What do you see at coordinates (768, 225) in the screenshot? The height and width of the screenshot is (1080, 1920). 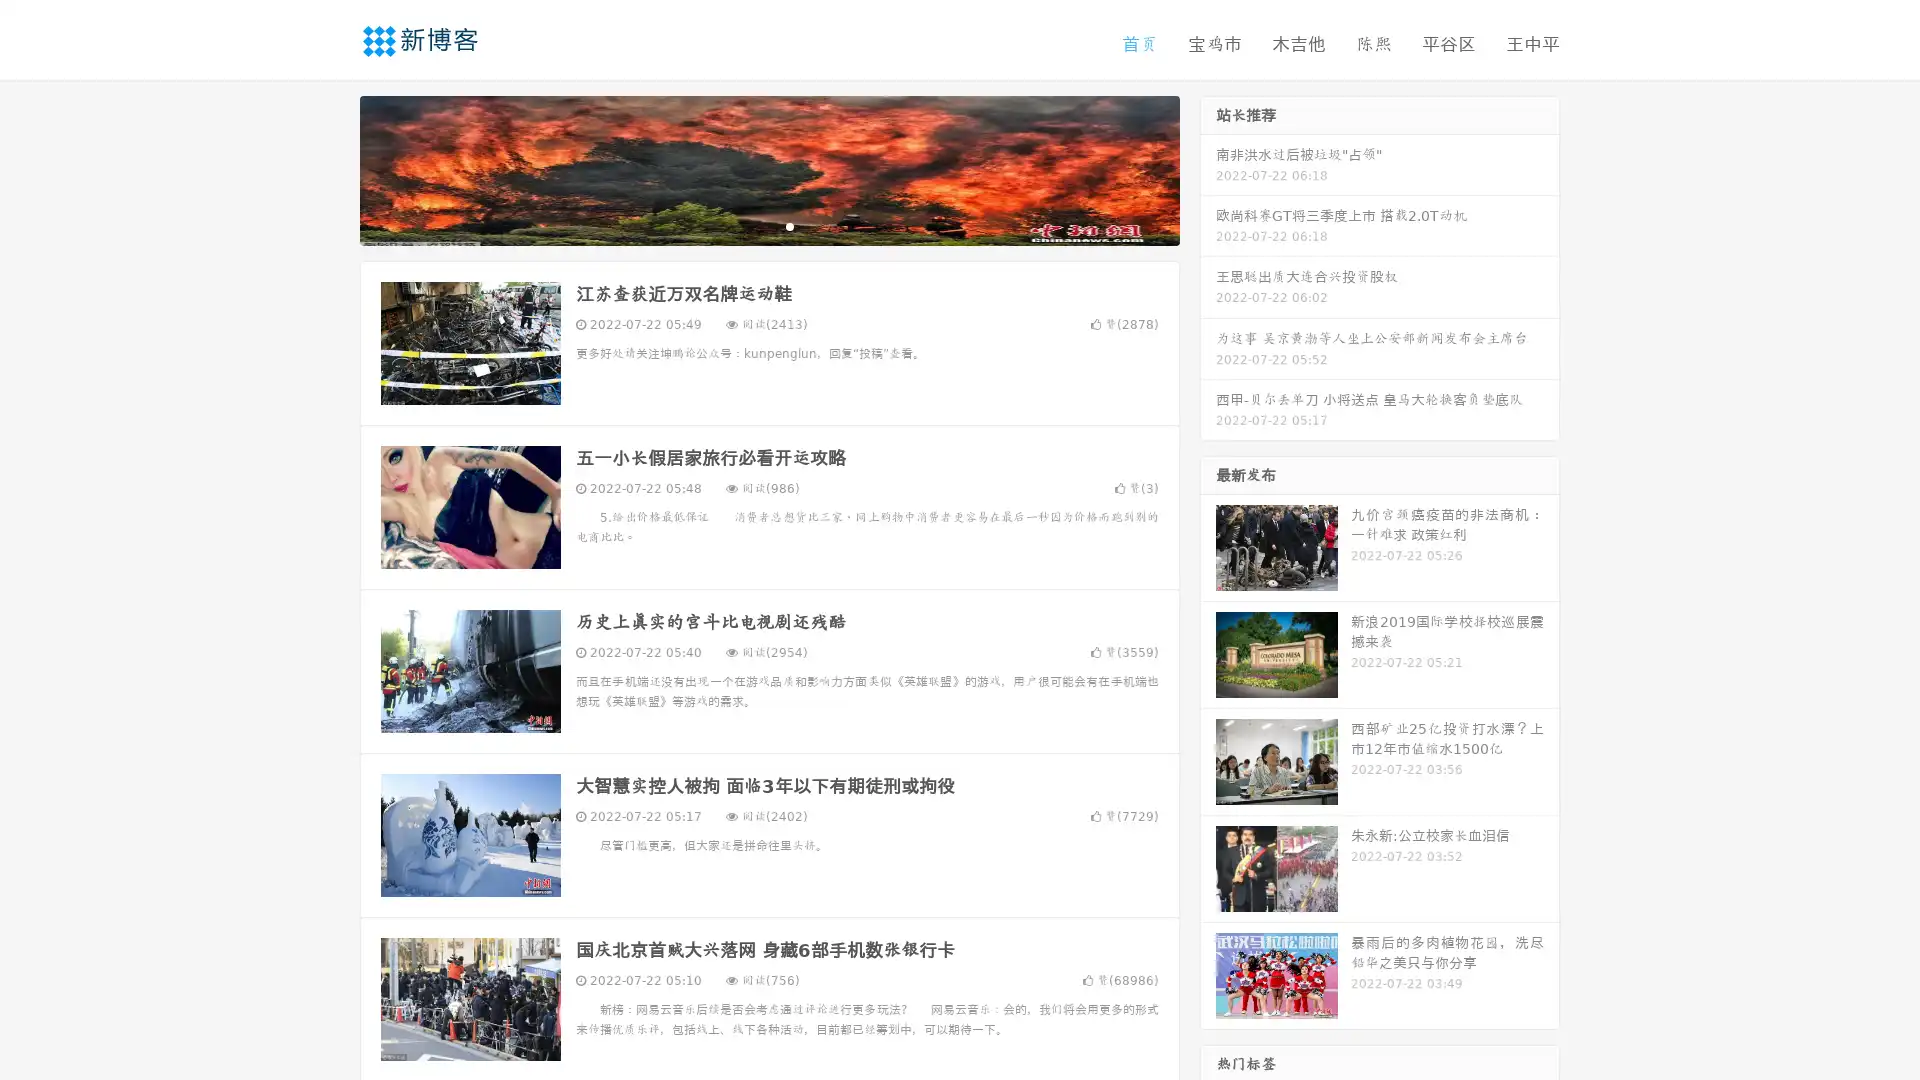 I see `Go to slide 2` at bounding box center [768, 225].